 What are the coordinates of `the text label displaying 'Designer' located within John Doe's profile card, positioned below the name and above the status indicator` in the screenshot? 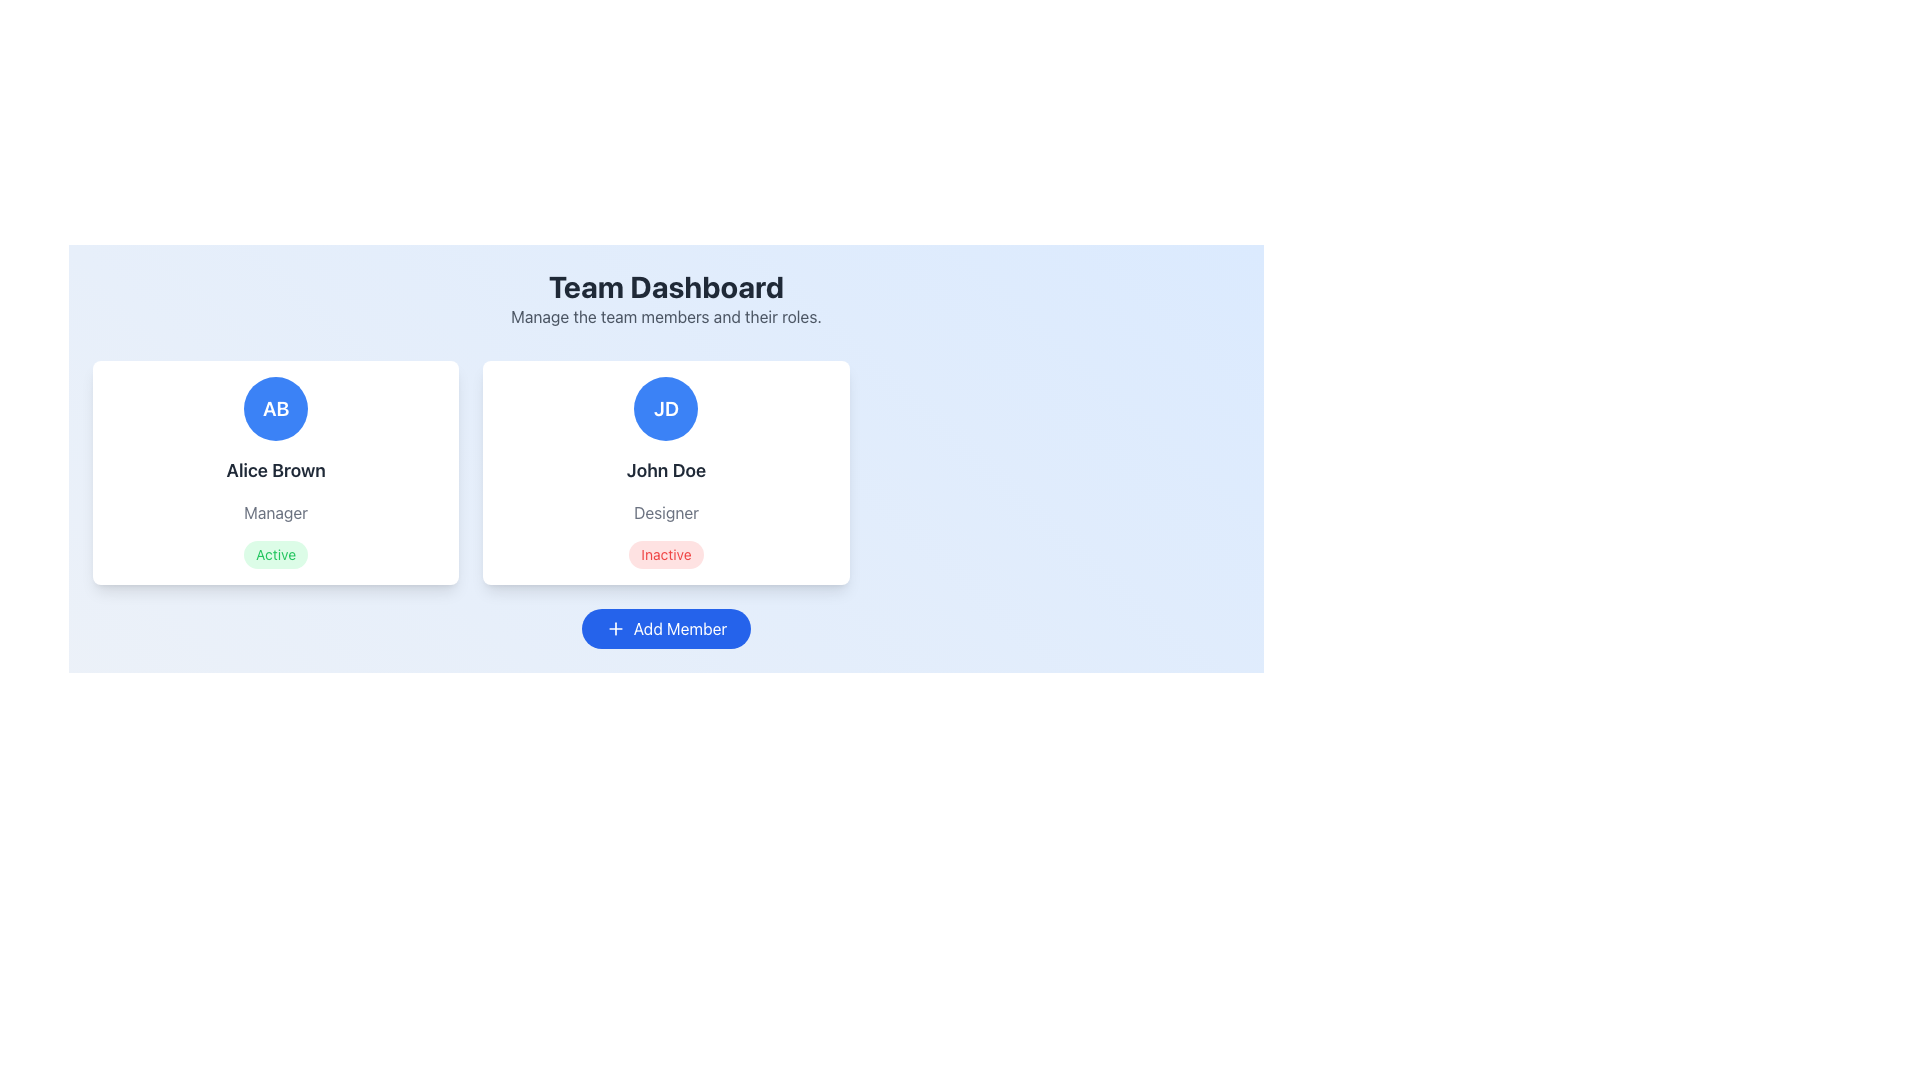 It's located at (666, 512).